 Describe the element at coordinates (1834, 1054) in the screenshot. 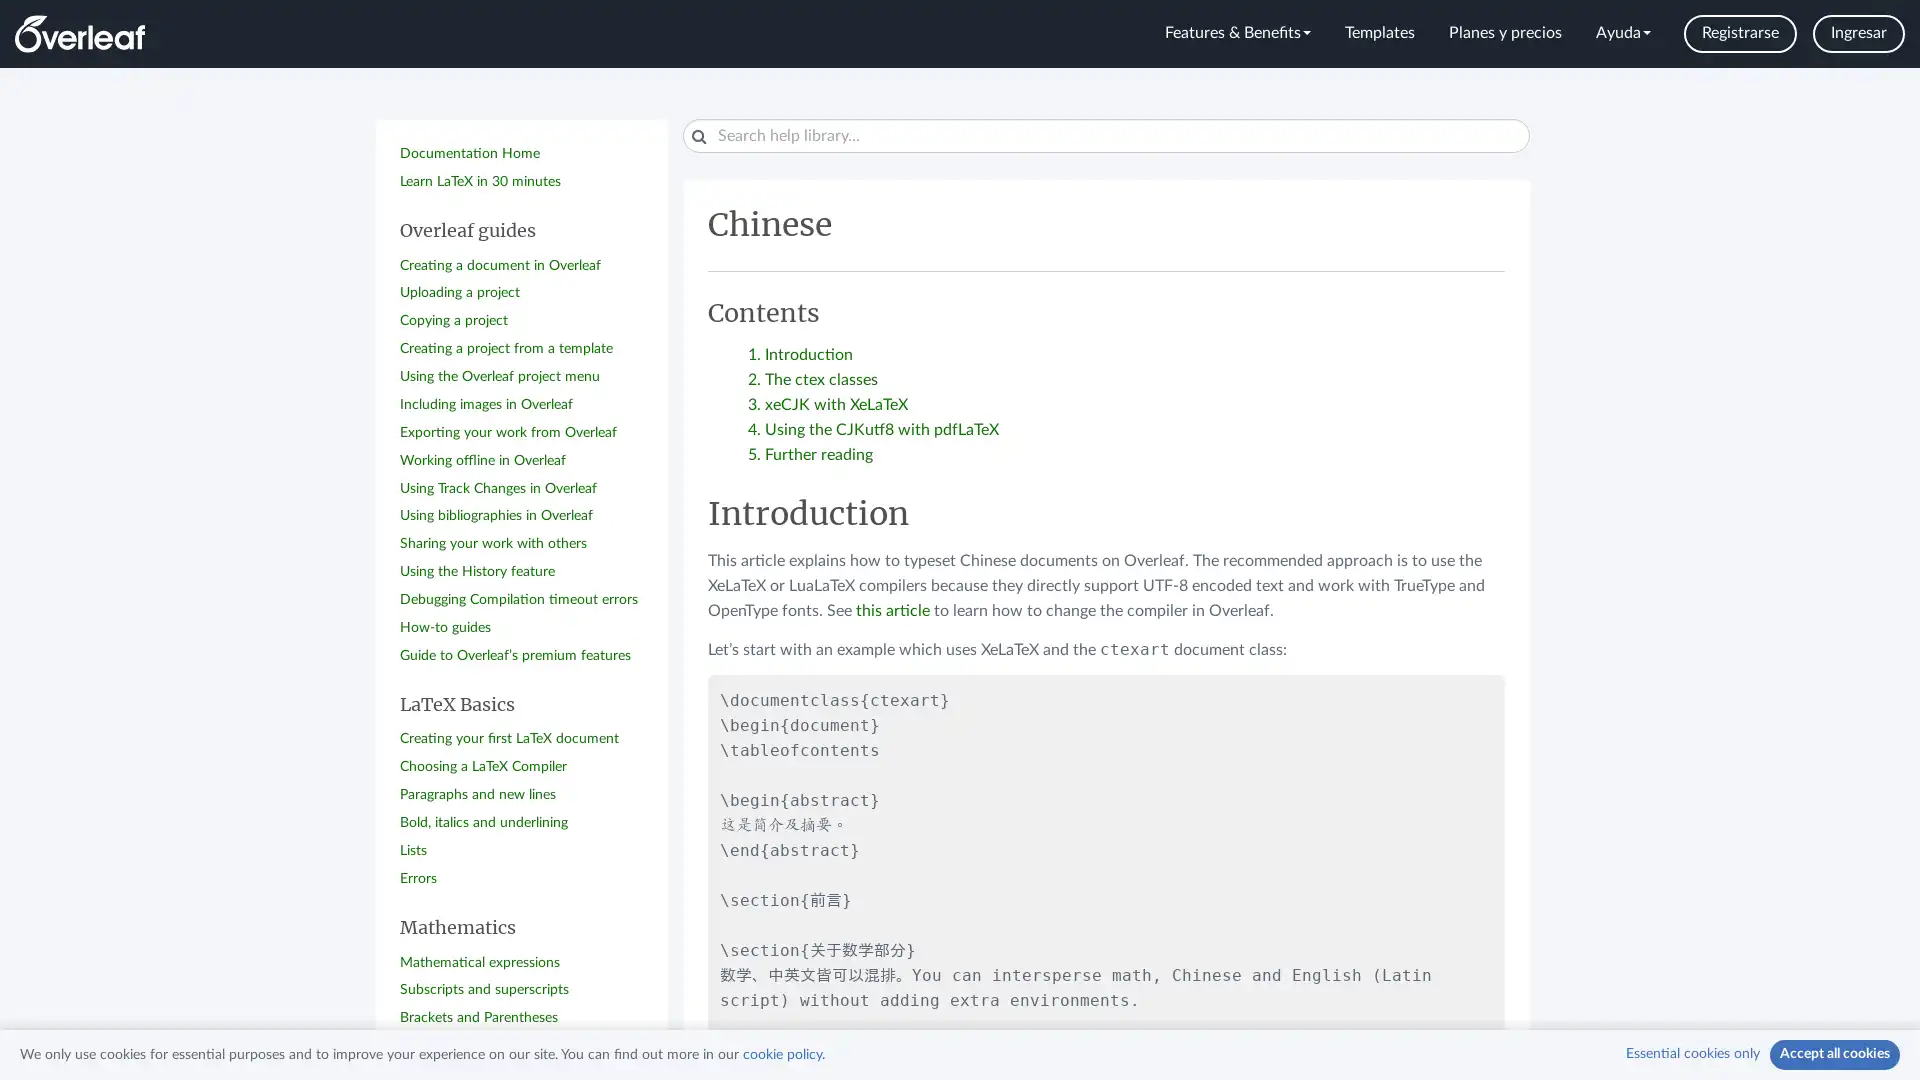

I see `Accept all cookies` at that location.